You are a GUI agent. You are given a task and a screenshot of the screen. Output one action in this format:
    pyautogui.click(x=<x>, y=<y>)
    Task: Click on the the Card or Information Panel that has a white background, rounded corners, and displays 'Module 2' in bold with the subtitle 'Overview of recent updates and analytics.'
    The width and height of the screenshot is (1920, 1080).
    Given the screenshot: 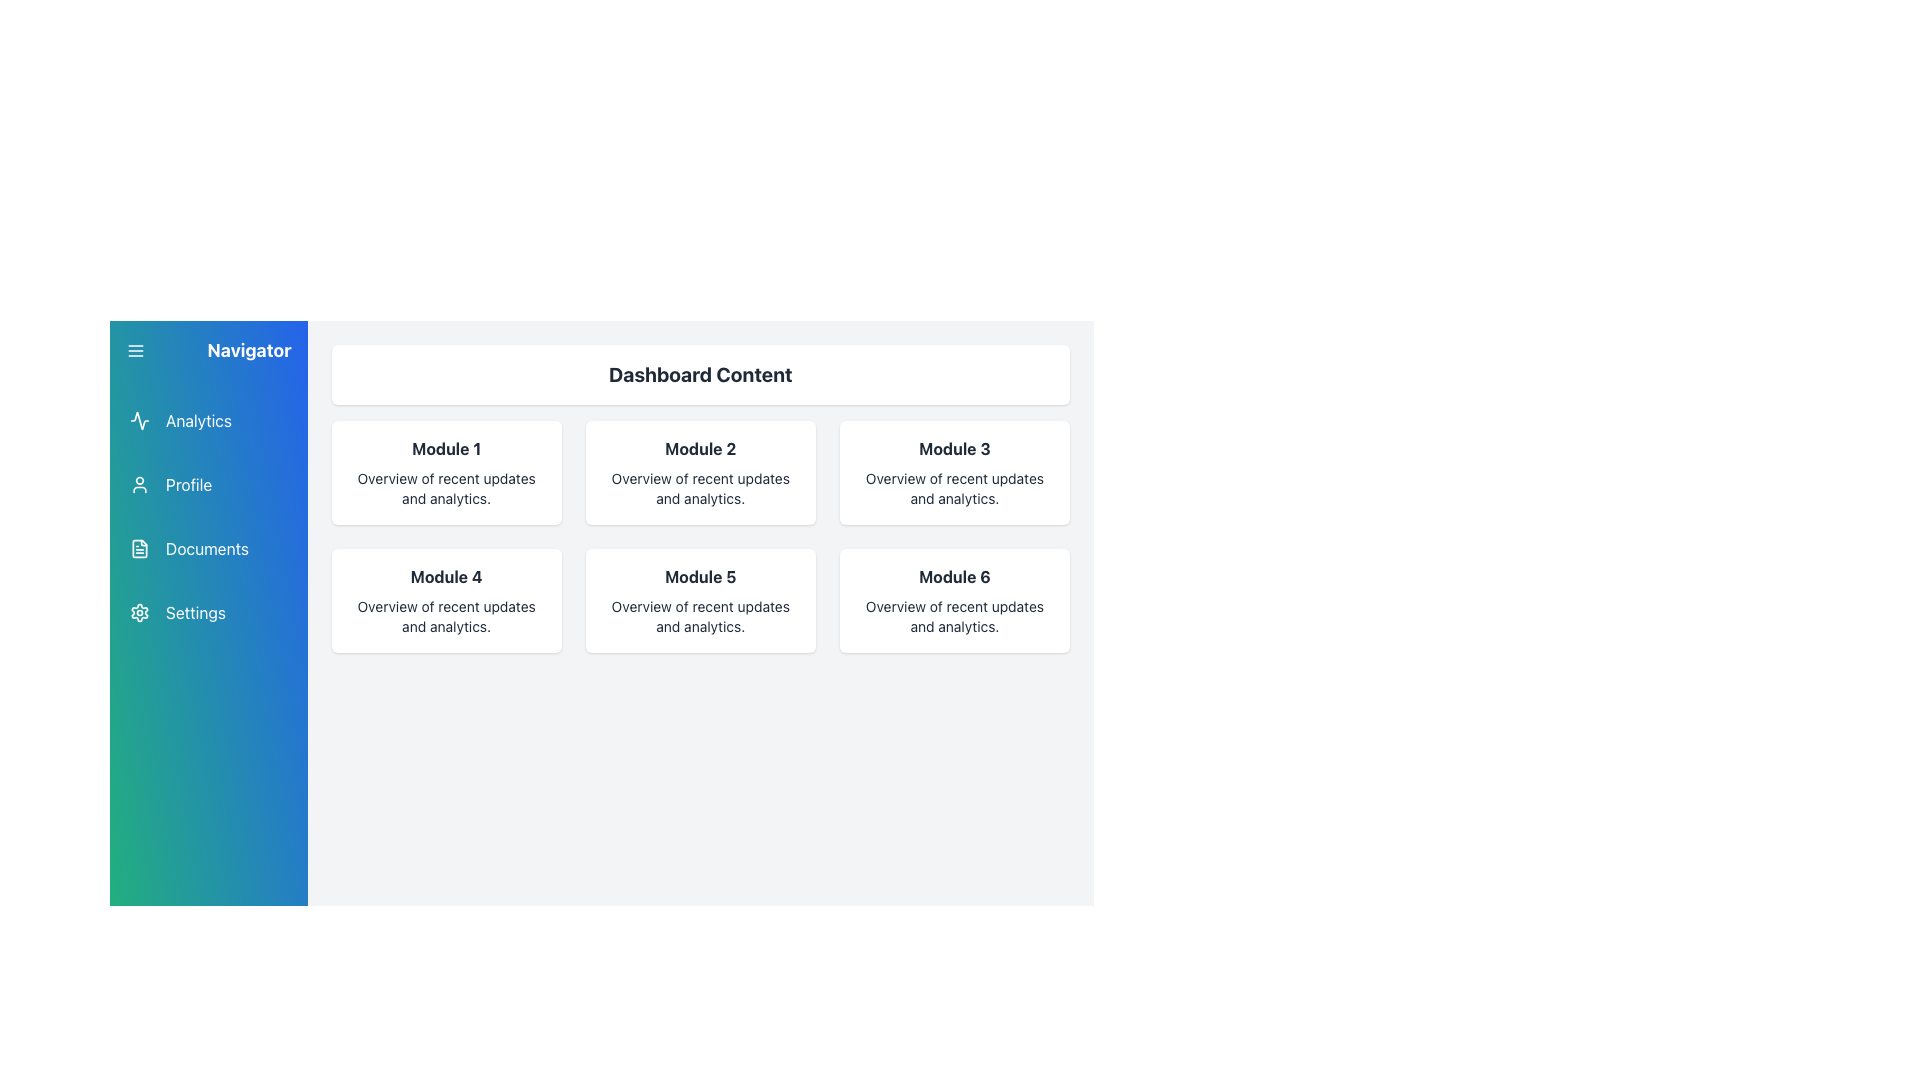 What is the action you would take?
    pyautogui.click(x=700, y=473)
    